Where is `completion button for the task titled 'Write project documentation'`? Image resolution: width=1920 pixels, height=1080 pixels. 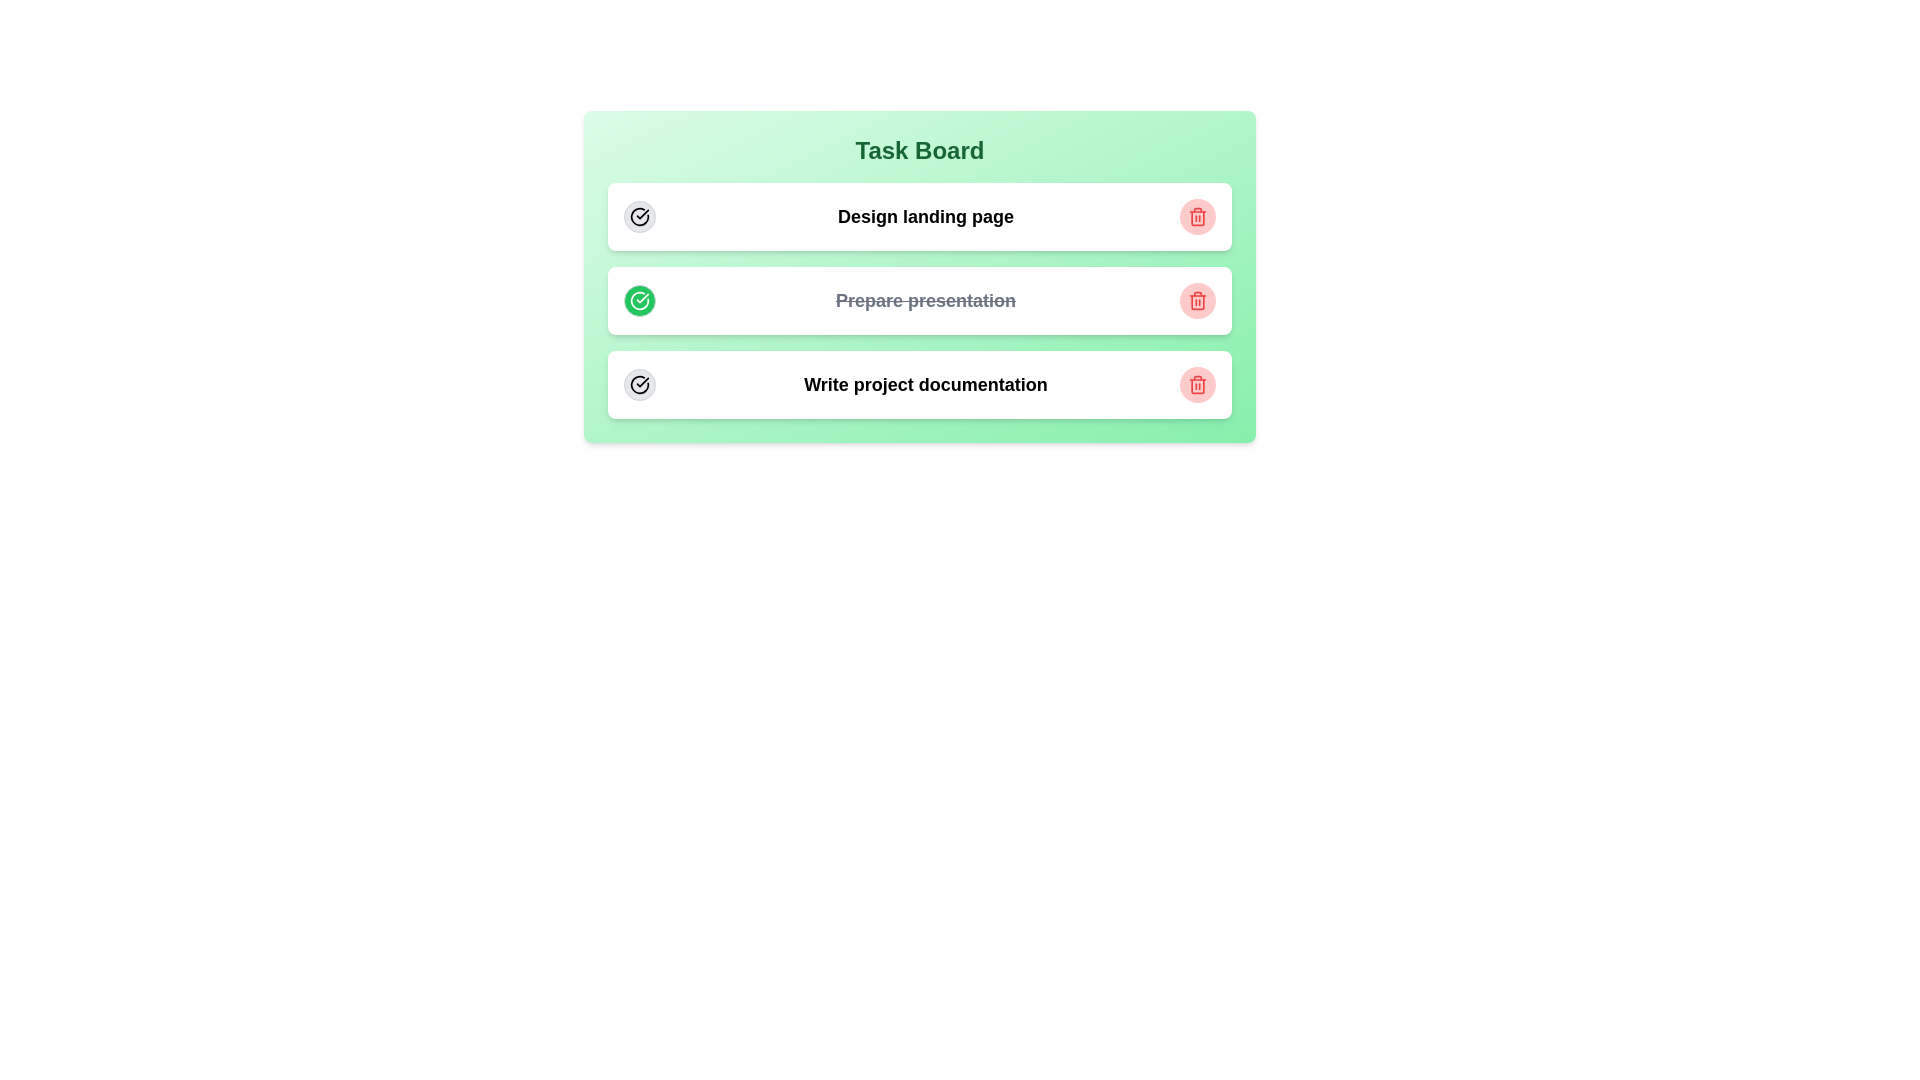 completion button for the task titled 'Write project documentation' is located at coordinates (638, 385).